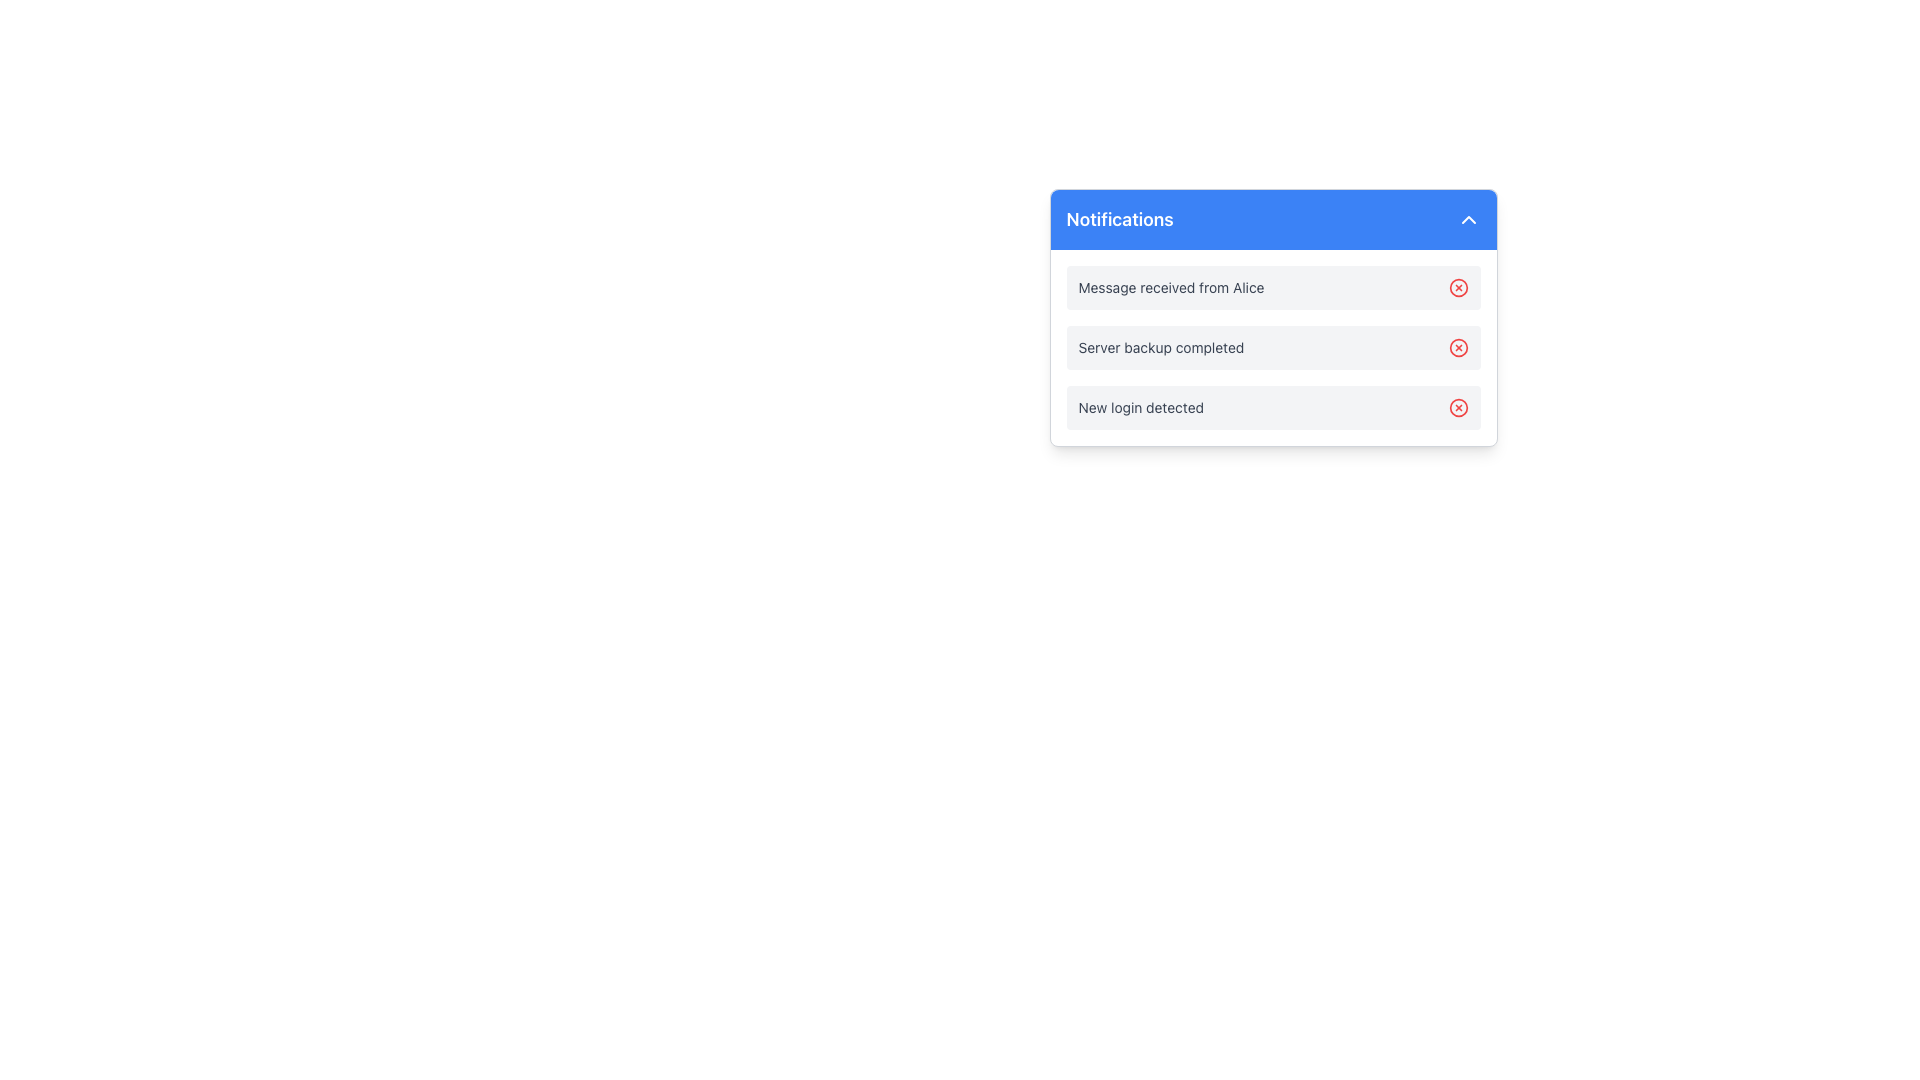 This screenshot has width=1920, height=1080. Describe the element at coordinates (1272, 346) in the screenshot. I see `details of the notification item displaying 'Server backup completed' with a dismiss button` at that location.